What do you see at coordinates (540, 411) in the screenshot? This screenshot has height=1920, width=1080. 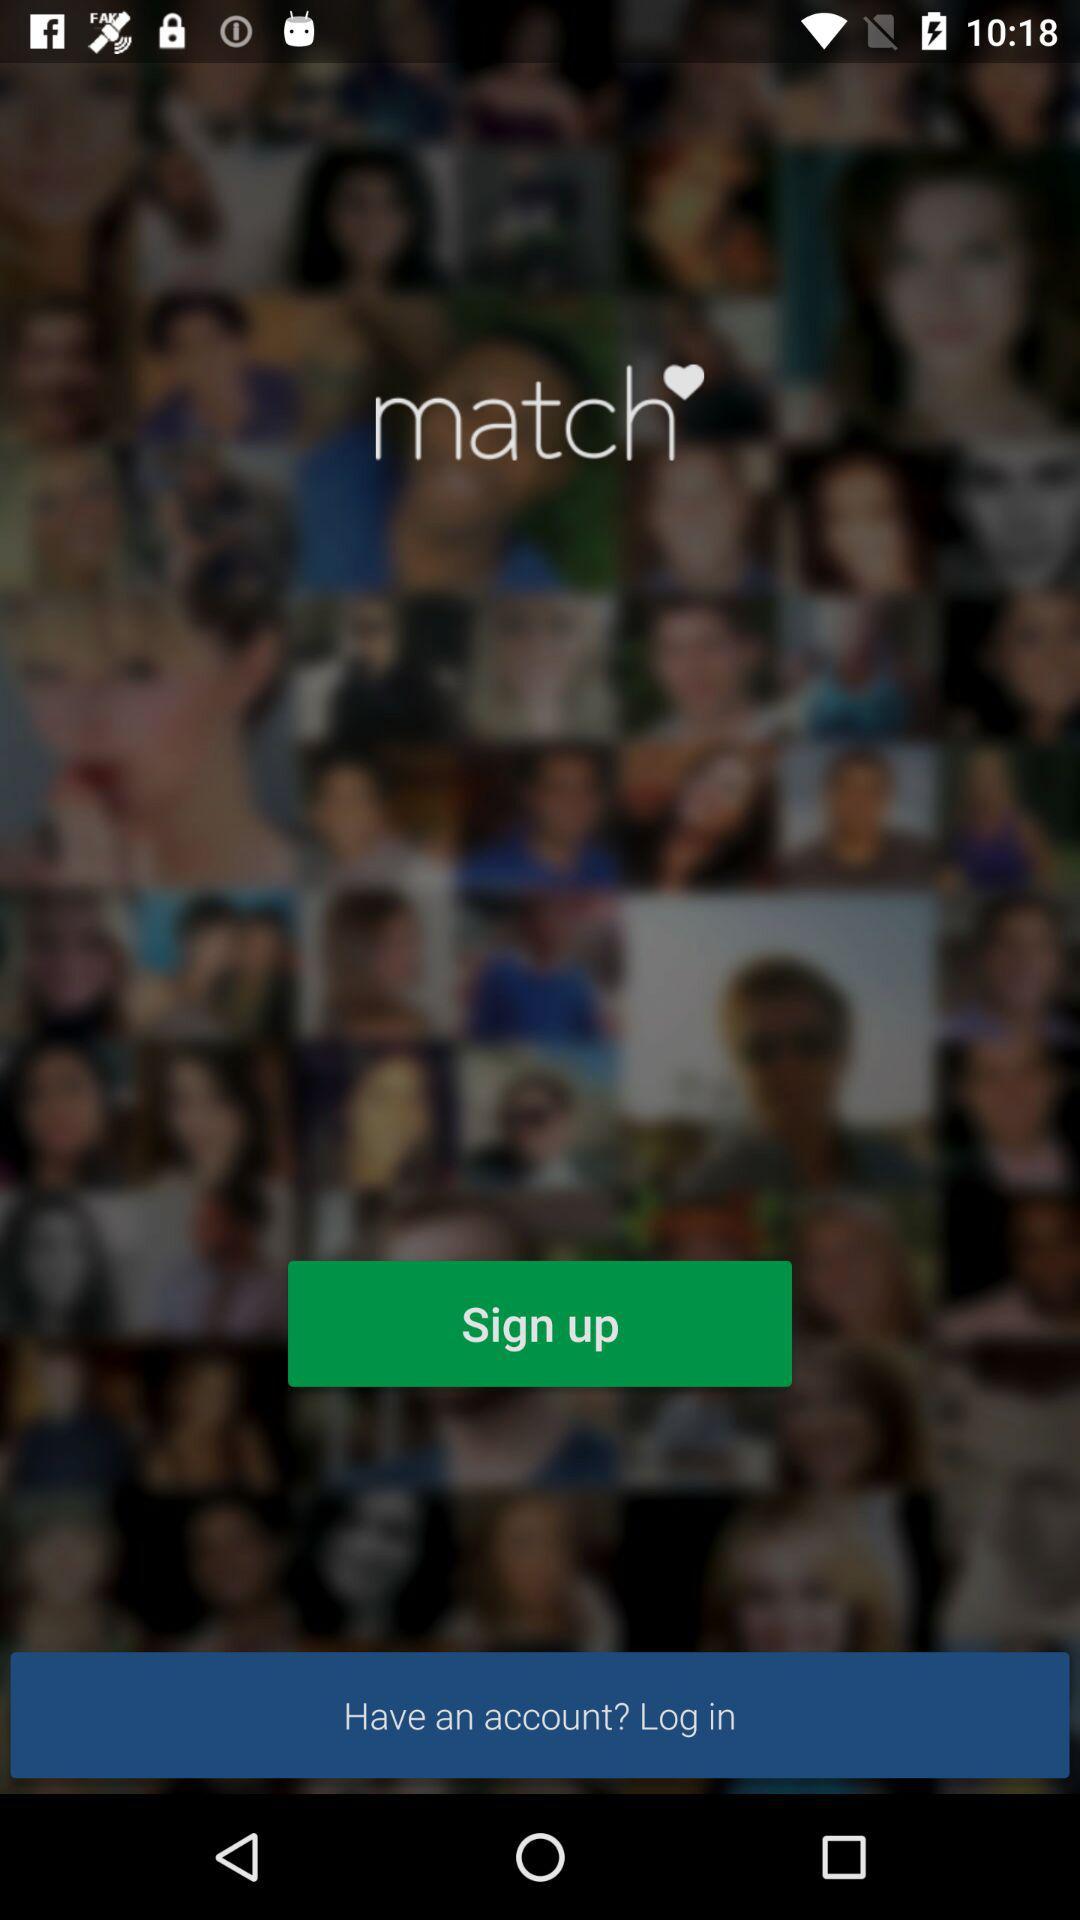 I see `like button` at bounding box center [540, 411].